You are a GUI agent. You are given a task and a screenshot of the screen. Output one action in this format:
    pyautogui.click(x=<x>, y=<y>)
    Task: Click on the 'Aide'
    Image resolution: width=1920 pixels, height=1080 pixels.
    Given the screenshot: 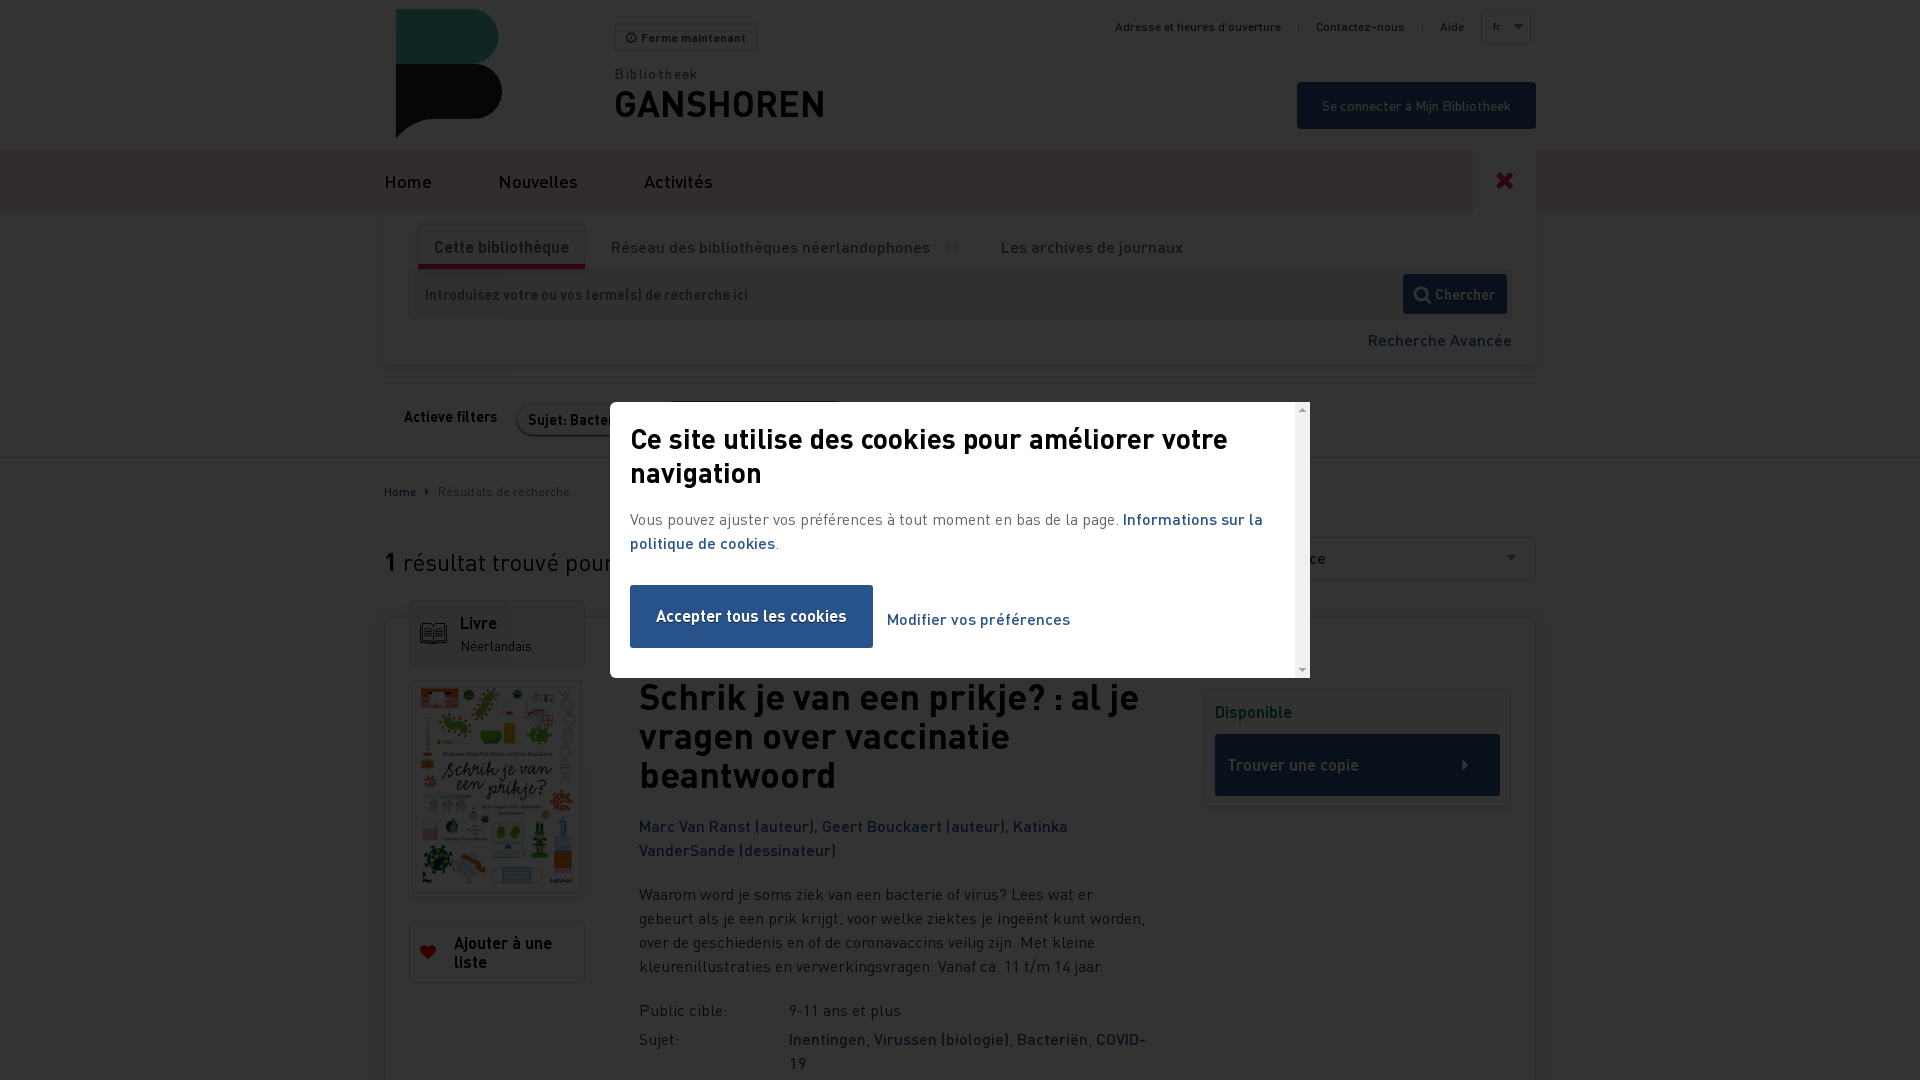 What is the action you would take?
    pyautogui.click(x=1451, y=27)
    